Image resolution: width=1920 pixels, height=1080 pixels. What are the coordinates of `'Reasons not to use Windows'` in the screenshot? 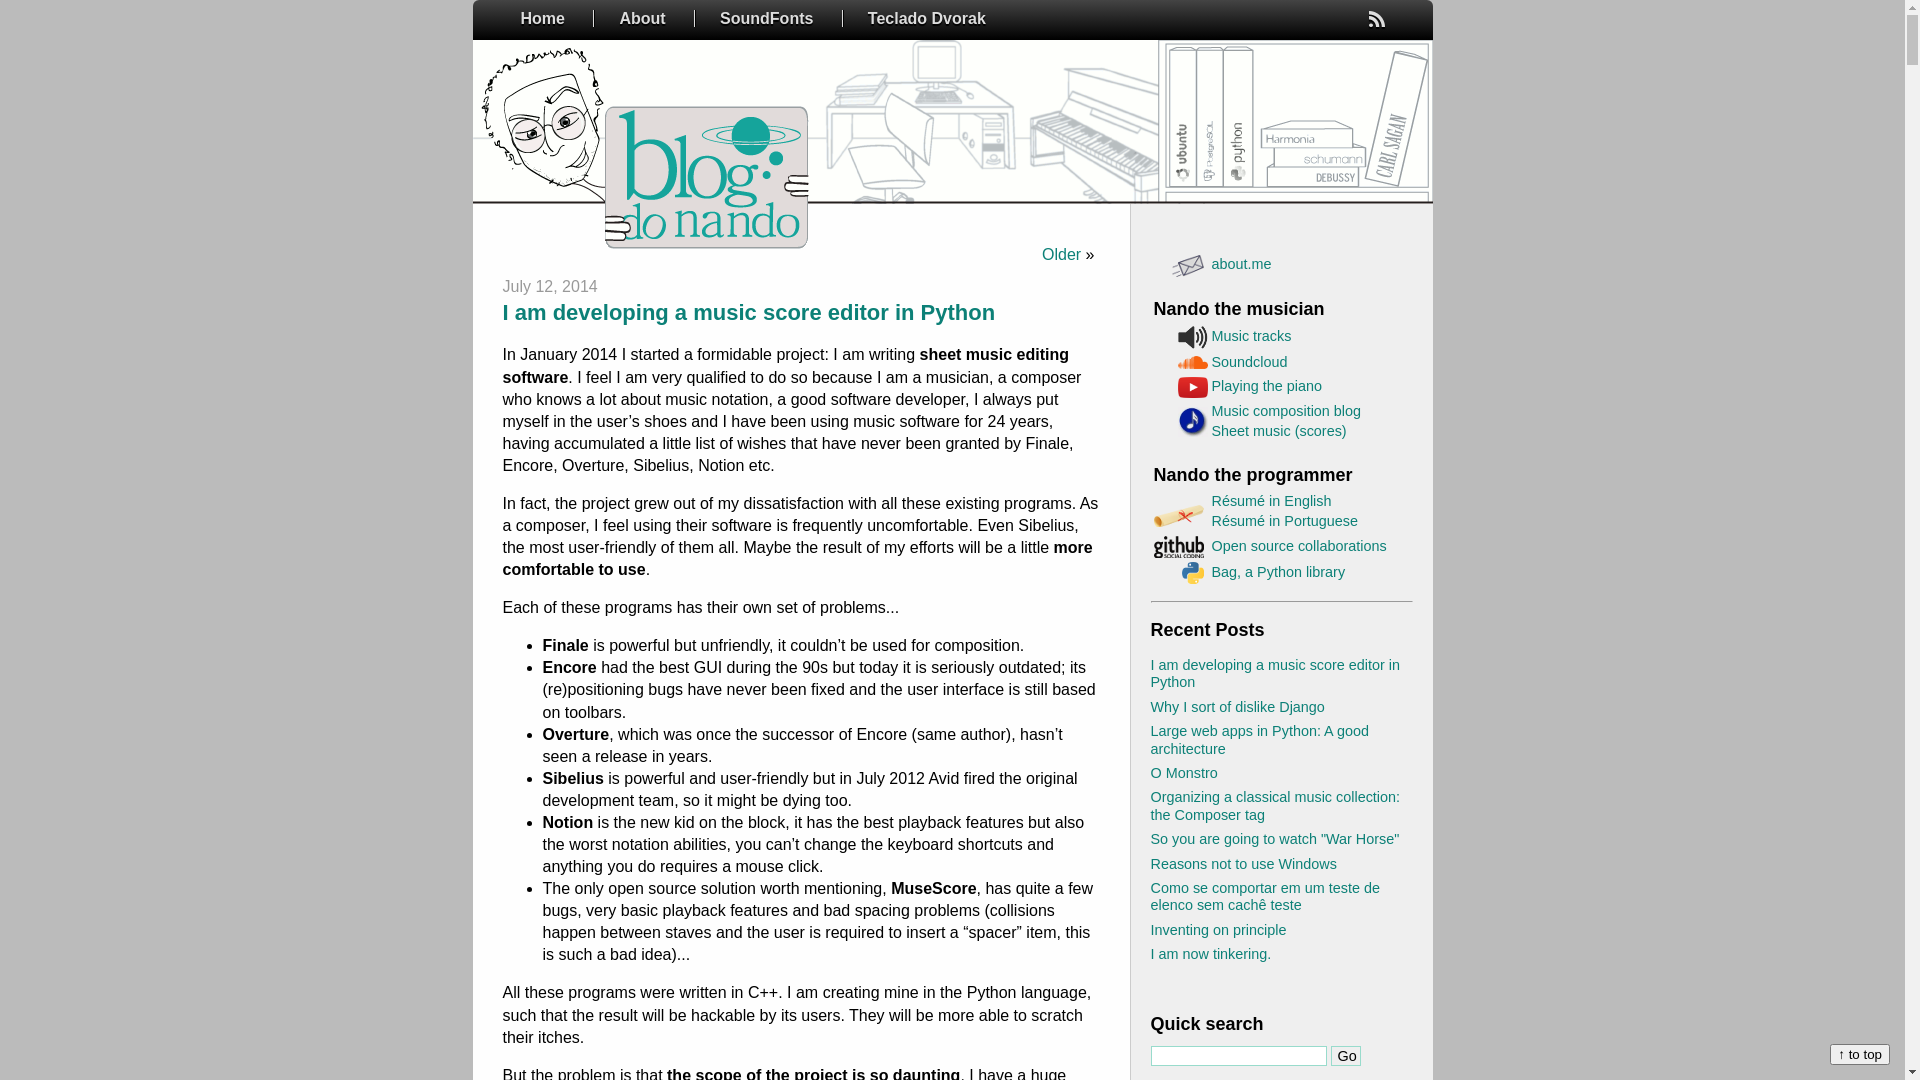 It's located at (1242, 863).